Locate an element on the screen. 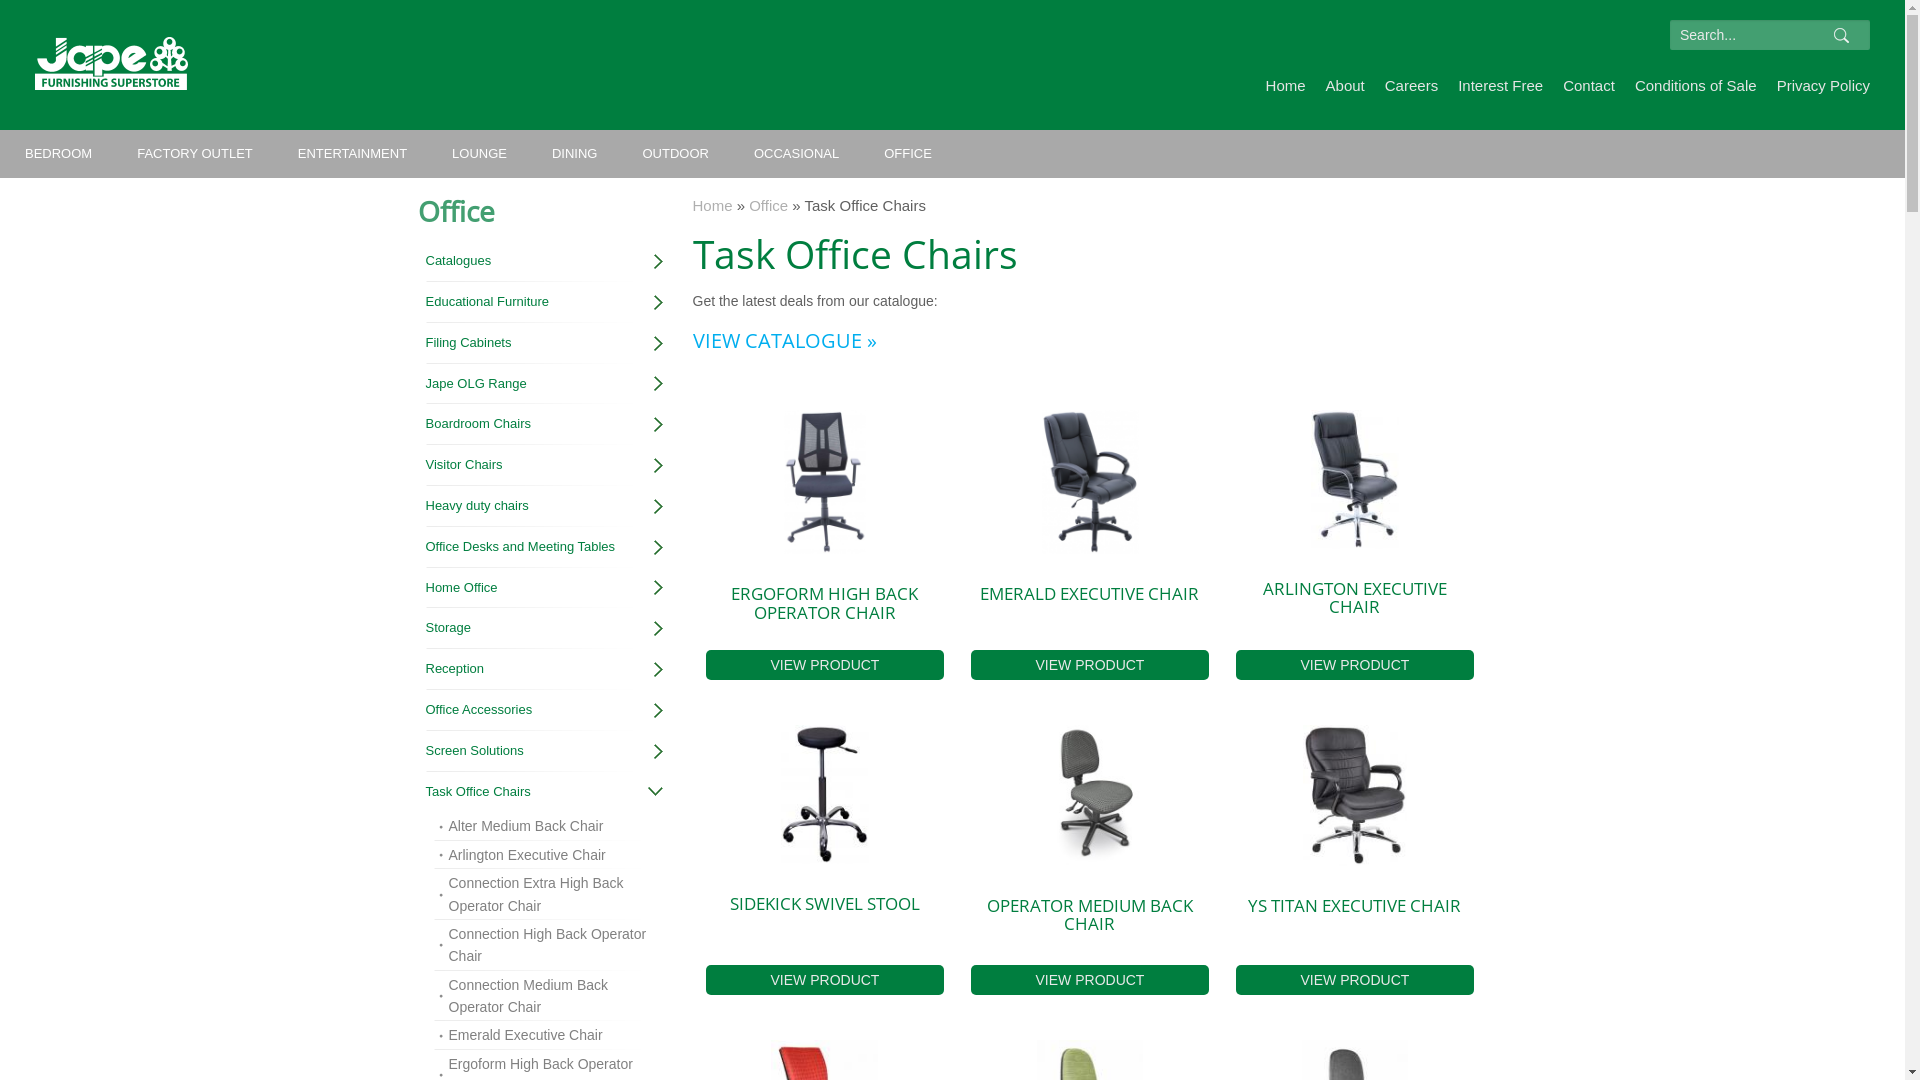  'BEDROOM' is located at coordinates (58, 152).